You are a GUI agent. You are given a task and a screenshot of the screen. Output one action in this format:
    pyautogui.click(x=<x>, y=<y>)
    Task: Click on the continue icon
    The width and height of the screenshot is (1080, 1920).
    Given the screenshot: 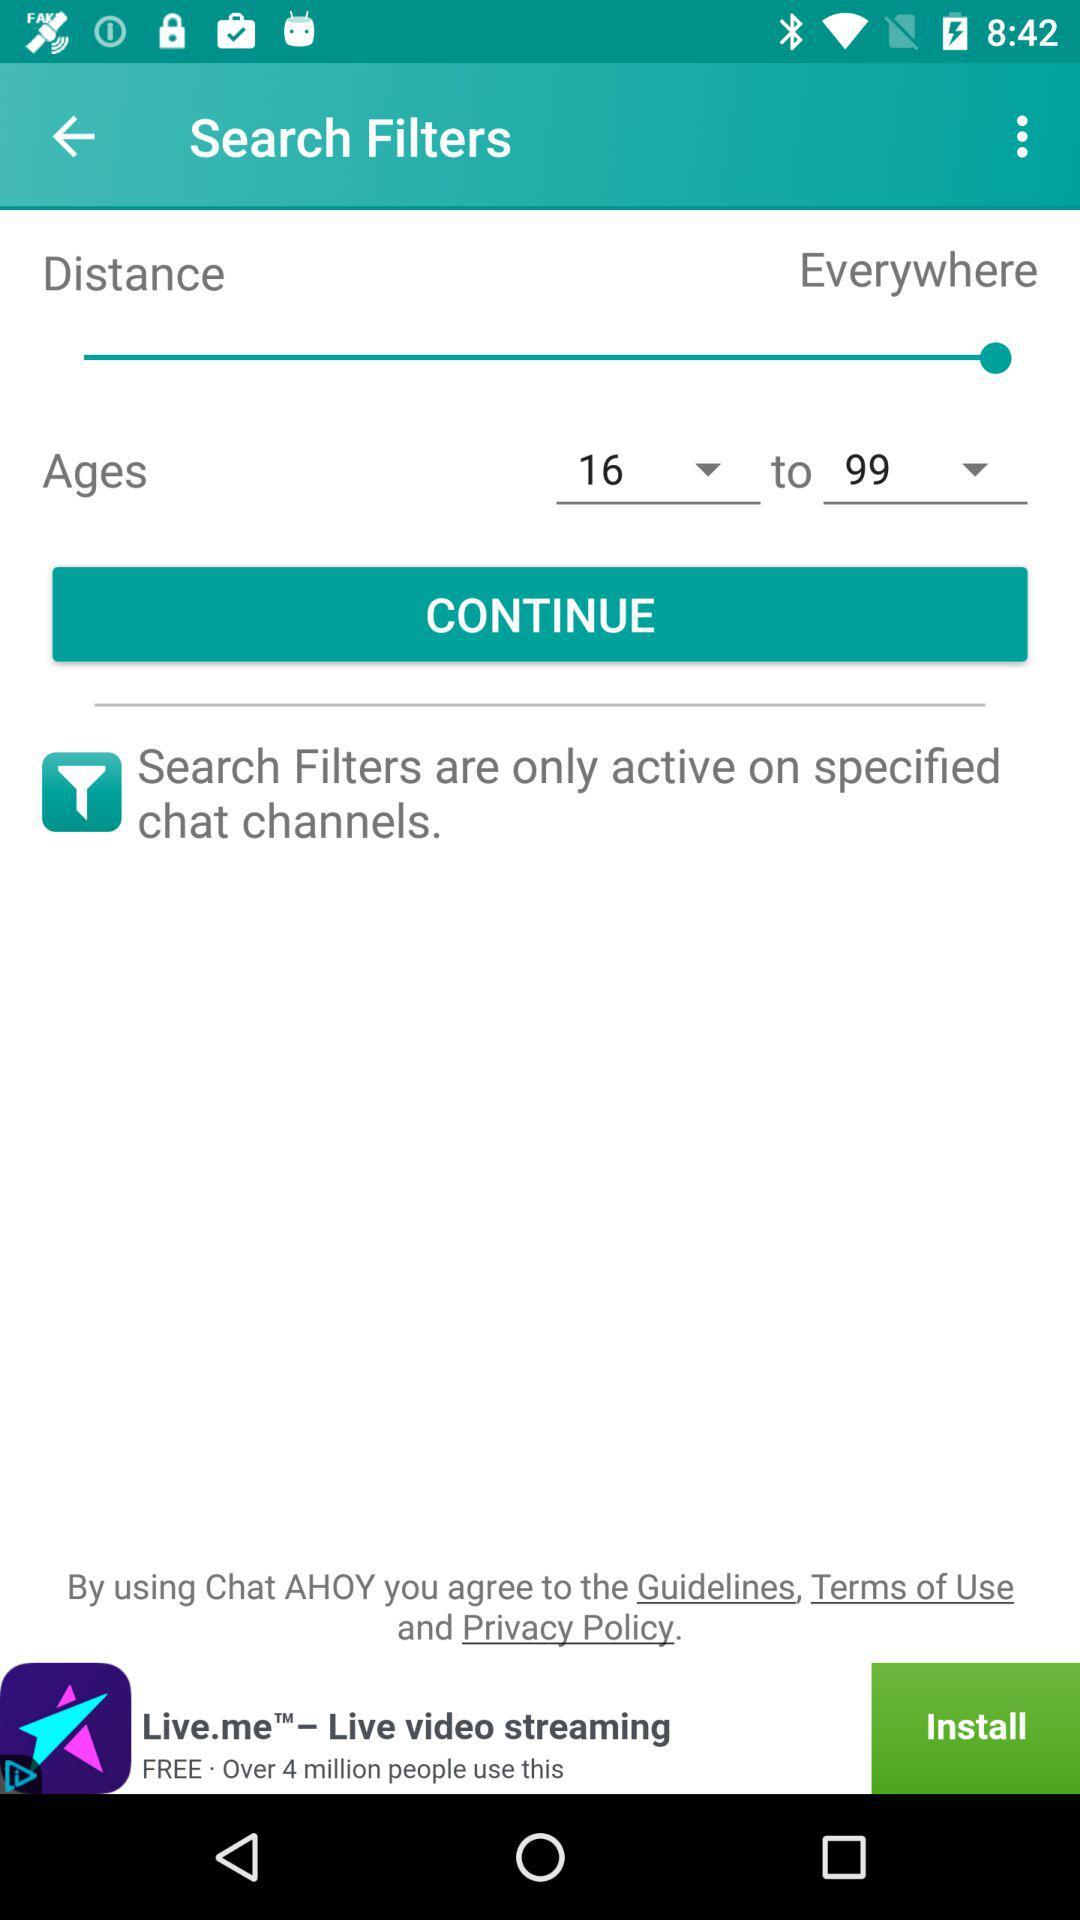 What is the action you would take?
    pyautogui.click(x=540, y=613)
    